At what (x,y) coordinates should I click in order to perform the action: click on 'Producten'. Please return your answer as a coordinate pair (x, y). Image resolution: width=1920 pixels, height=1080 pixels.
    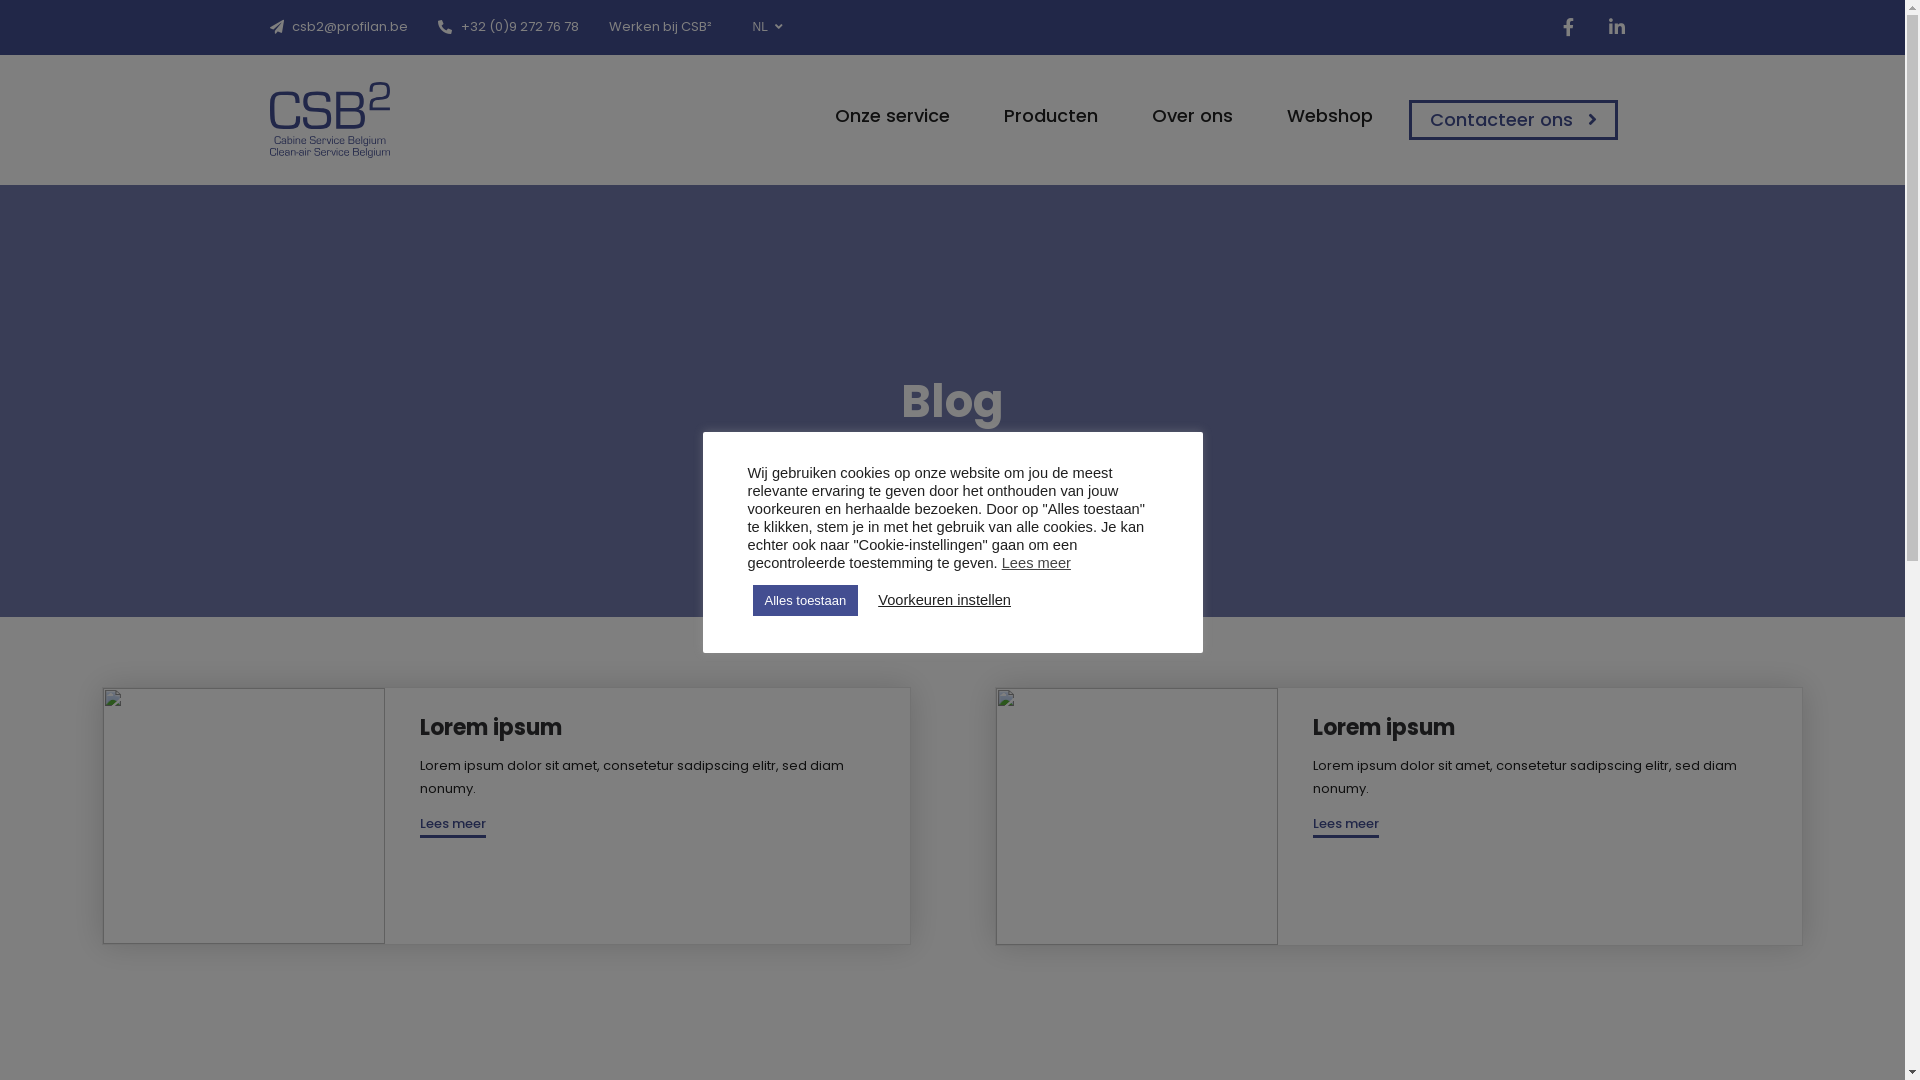
    Looking at the image, I should click on (1040, 115).